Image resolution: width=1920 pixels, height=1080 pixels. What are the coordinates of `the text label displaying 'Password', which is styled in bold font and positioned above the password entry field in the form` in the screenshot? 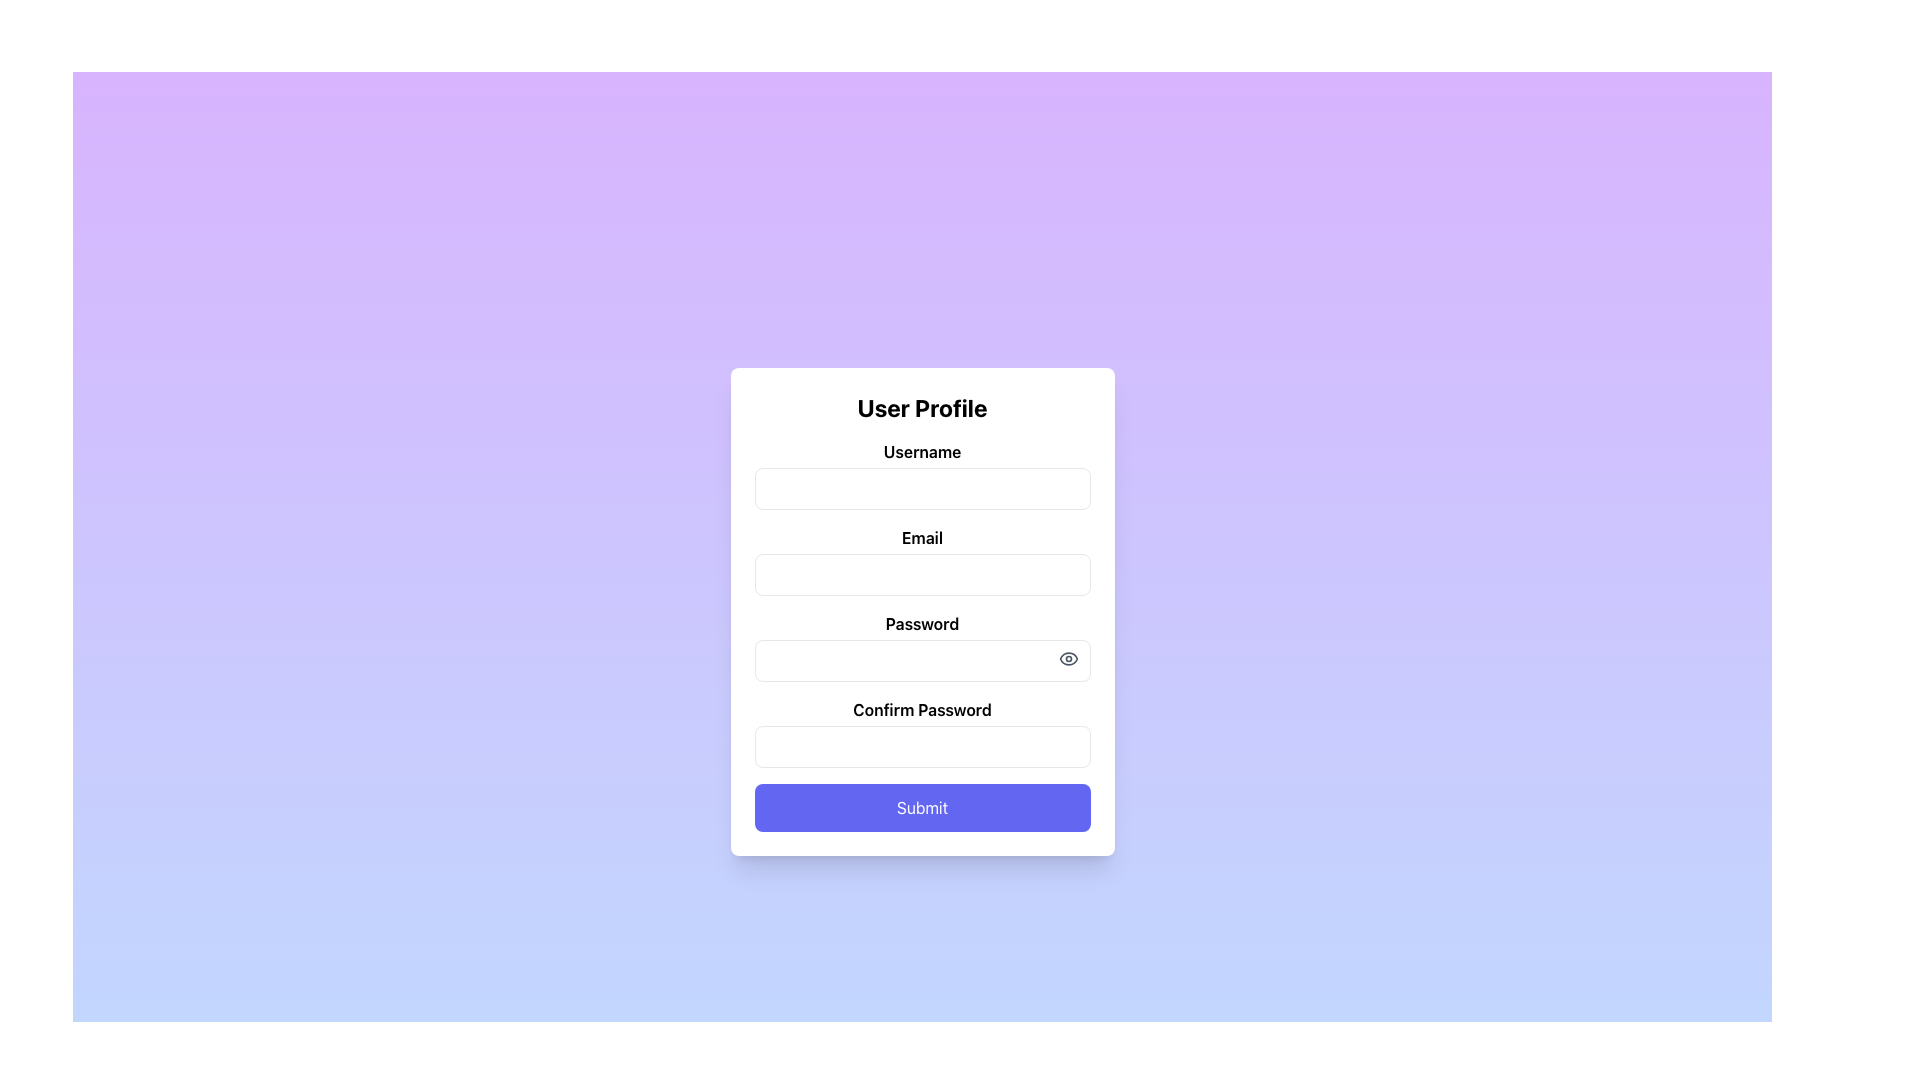 It's located at (921, 623).